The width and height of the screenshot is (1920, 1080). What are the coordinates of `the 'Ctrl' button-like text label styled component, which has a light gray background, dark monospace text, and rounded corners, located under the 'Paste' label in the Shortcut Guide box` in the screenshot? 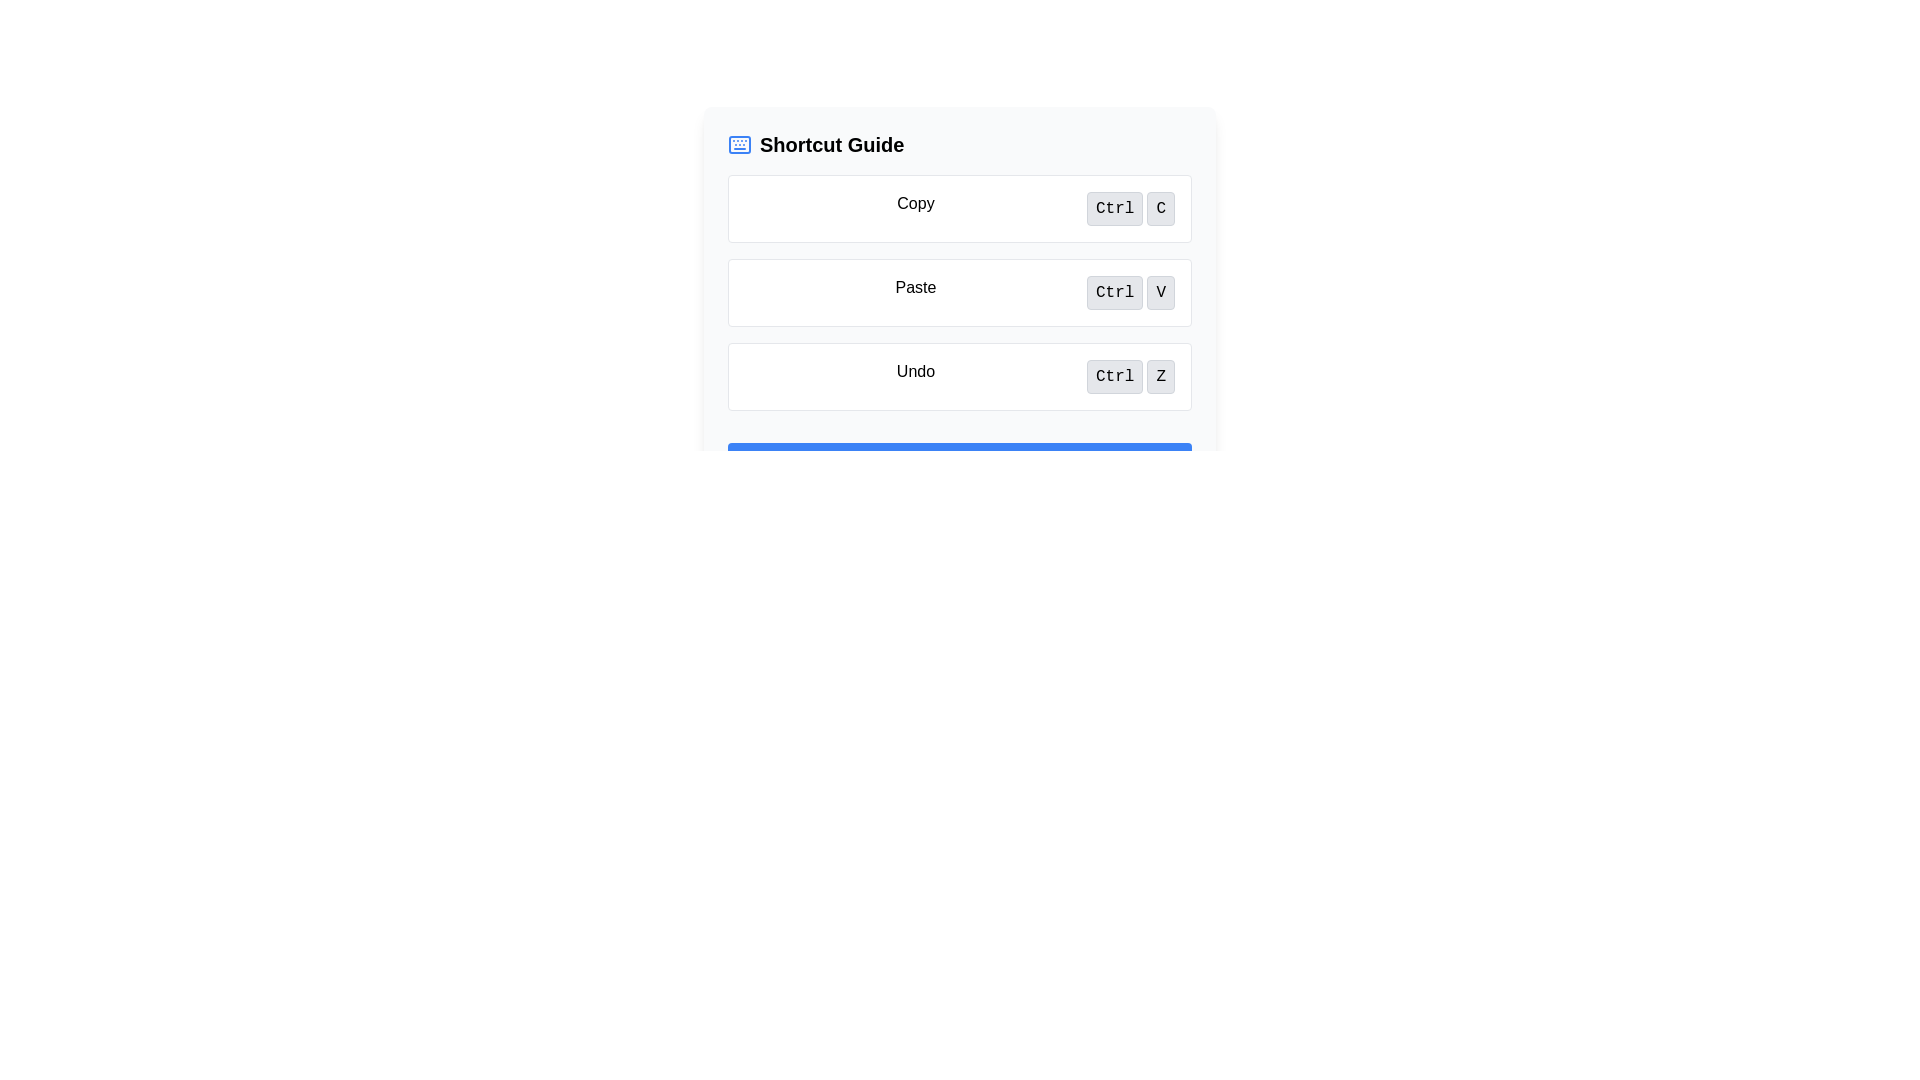 It's located at (1114, 293).